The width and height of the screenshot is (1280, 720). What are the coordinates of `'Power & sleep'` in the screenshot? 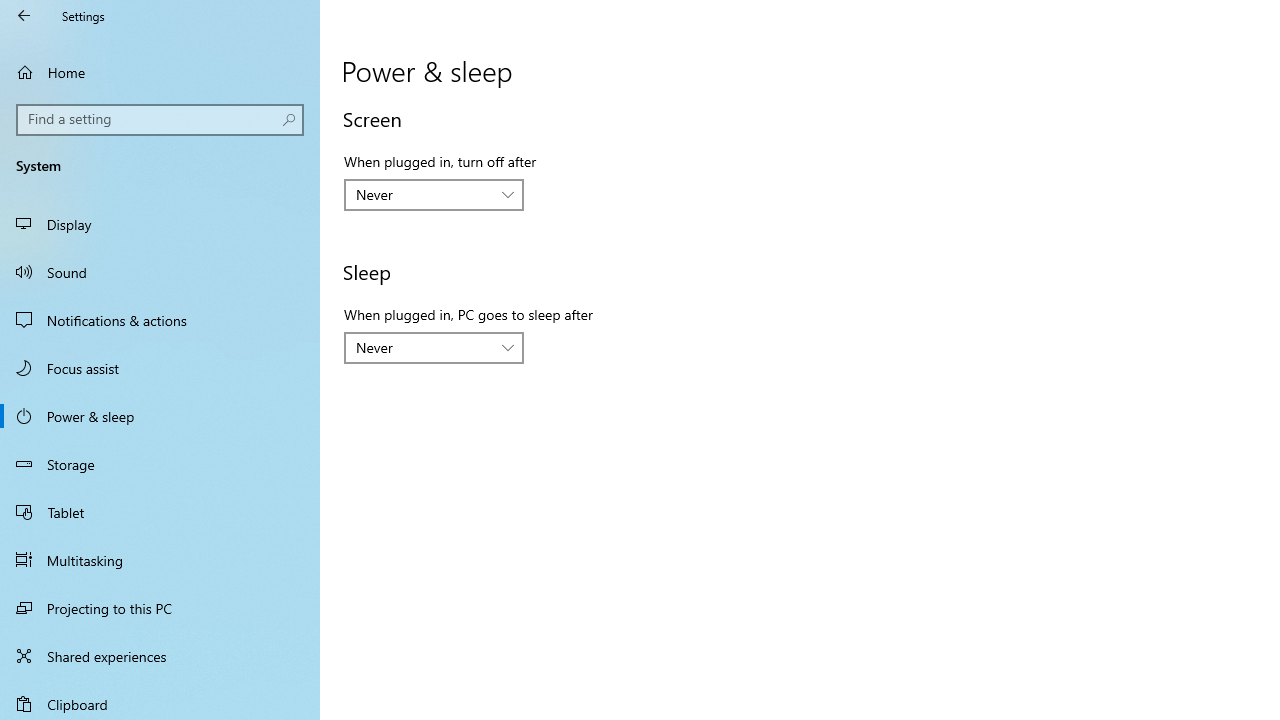 It's located at (160, 414).